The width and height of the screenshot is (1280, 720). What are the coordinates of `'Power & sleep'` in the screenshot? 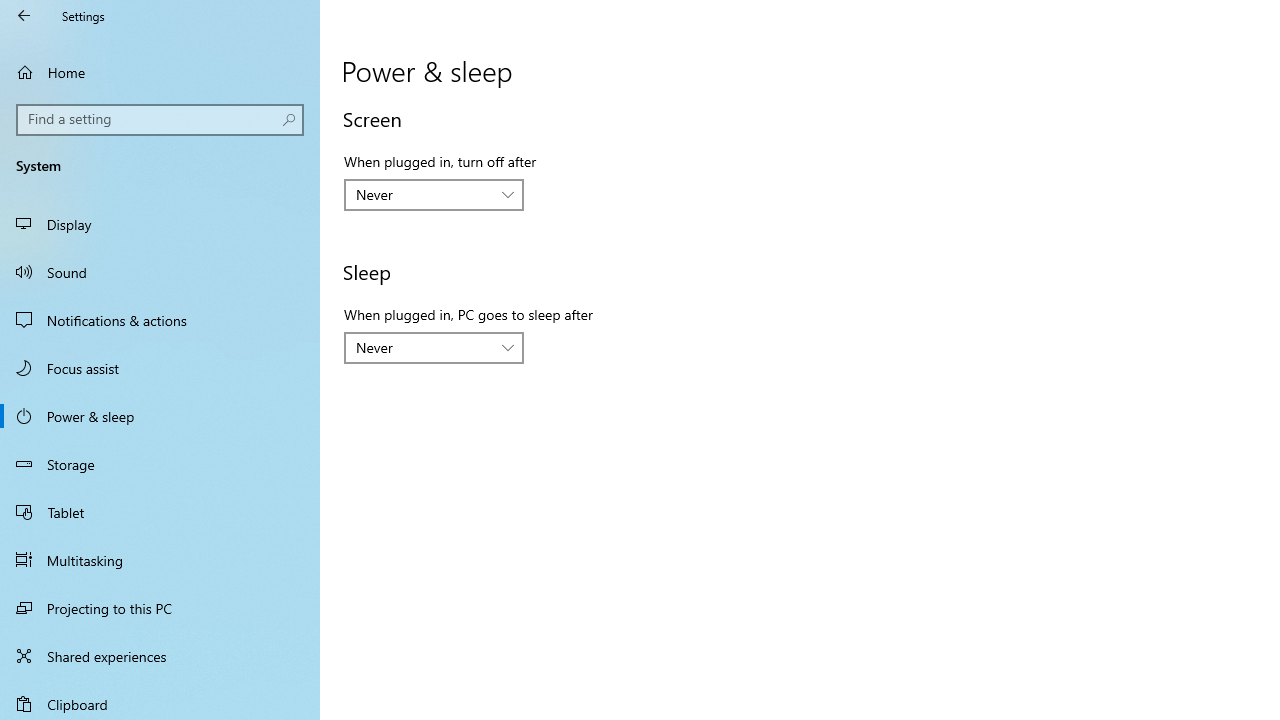 It's located at (160, 414).